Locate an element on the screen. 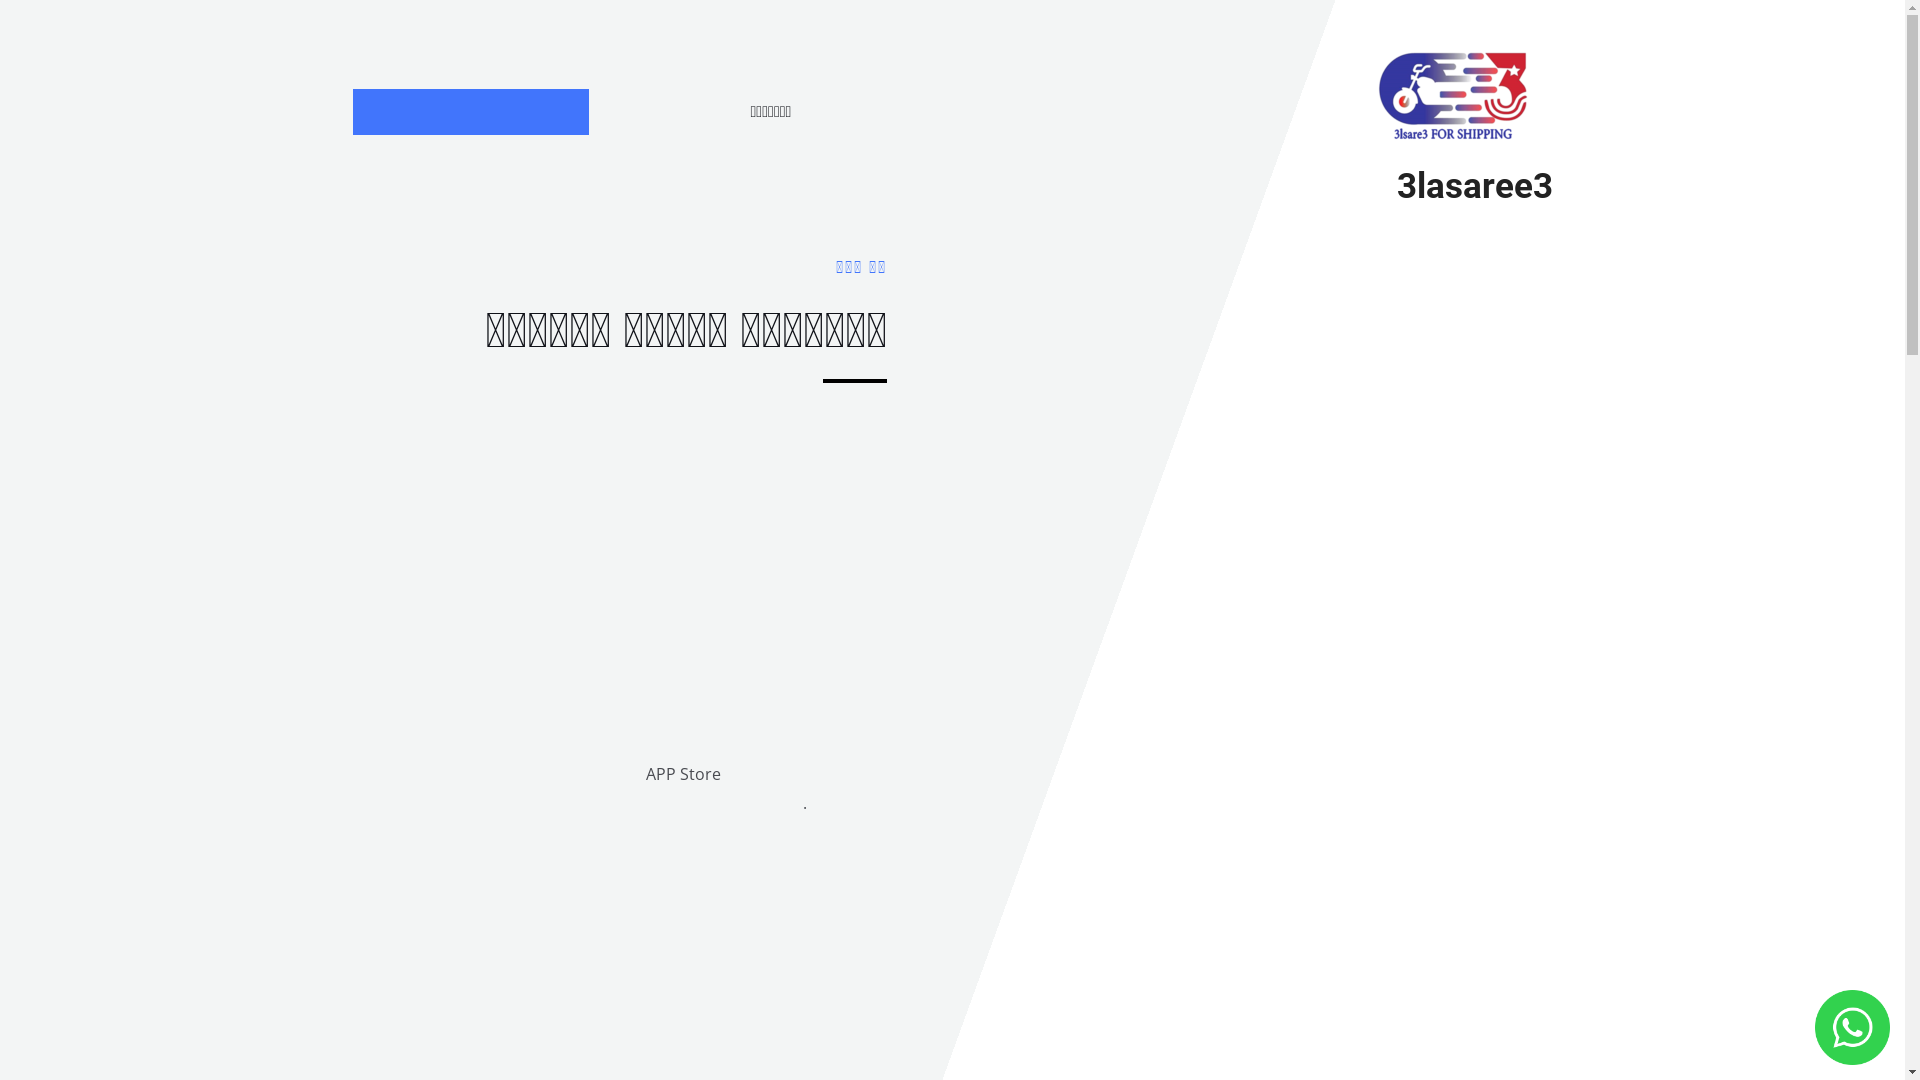 The height and width of the screenshot is (1080, 1920). '3lasaree3' is located at coordinates (1395, 186).